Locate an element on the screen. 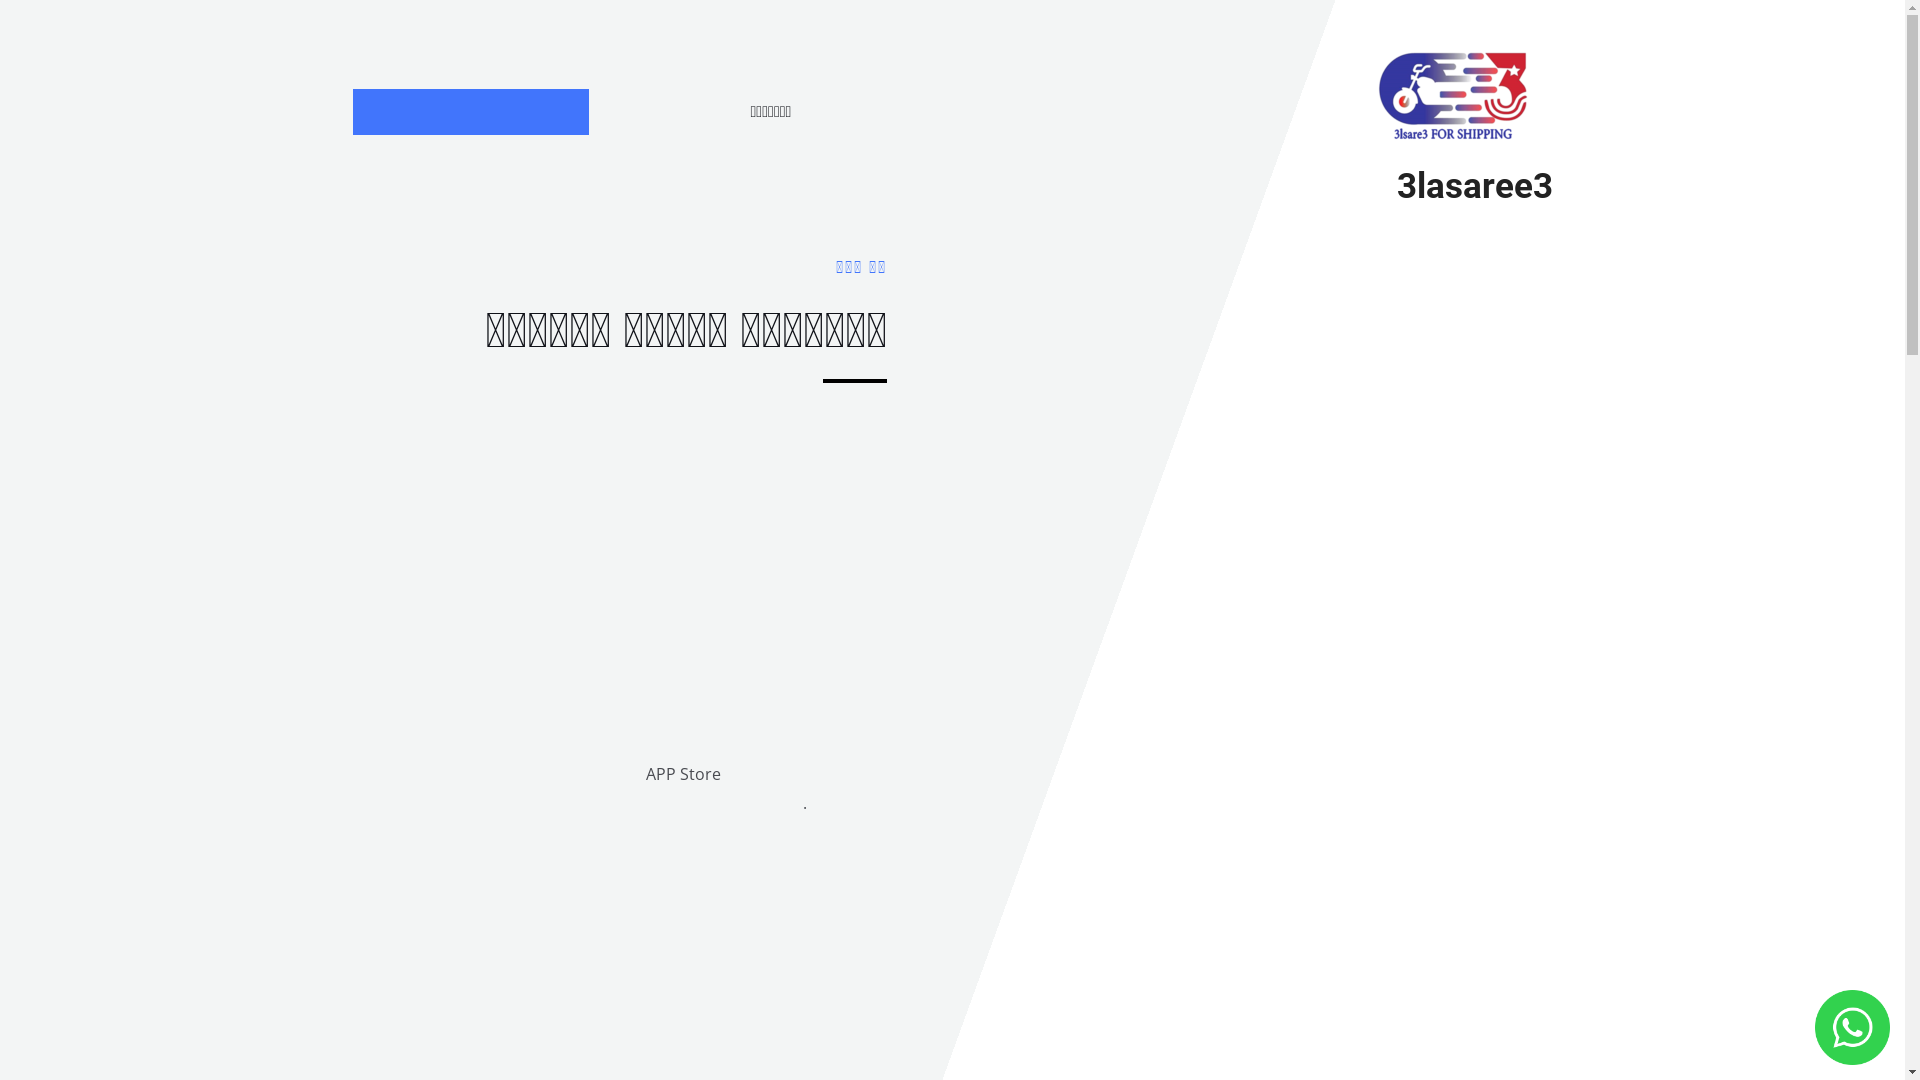 The height and width of the screenshot is (1080, 1920). '3lasaree3' is located at coordinates (1395, 186).